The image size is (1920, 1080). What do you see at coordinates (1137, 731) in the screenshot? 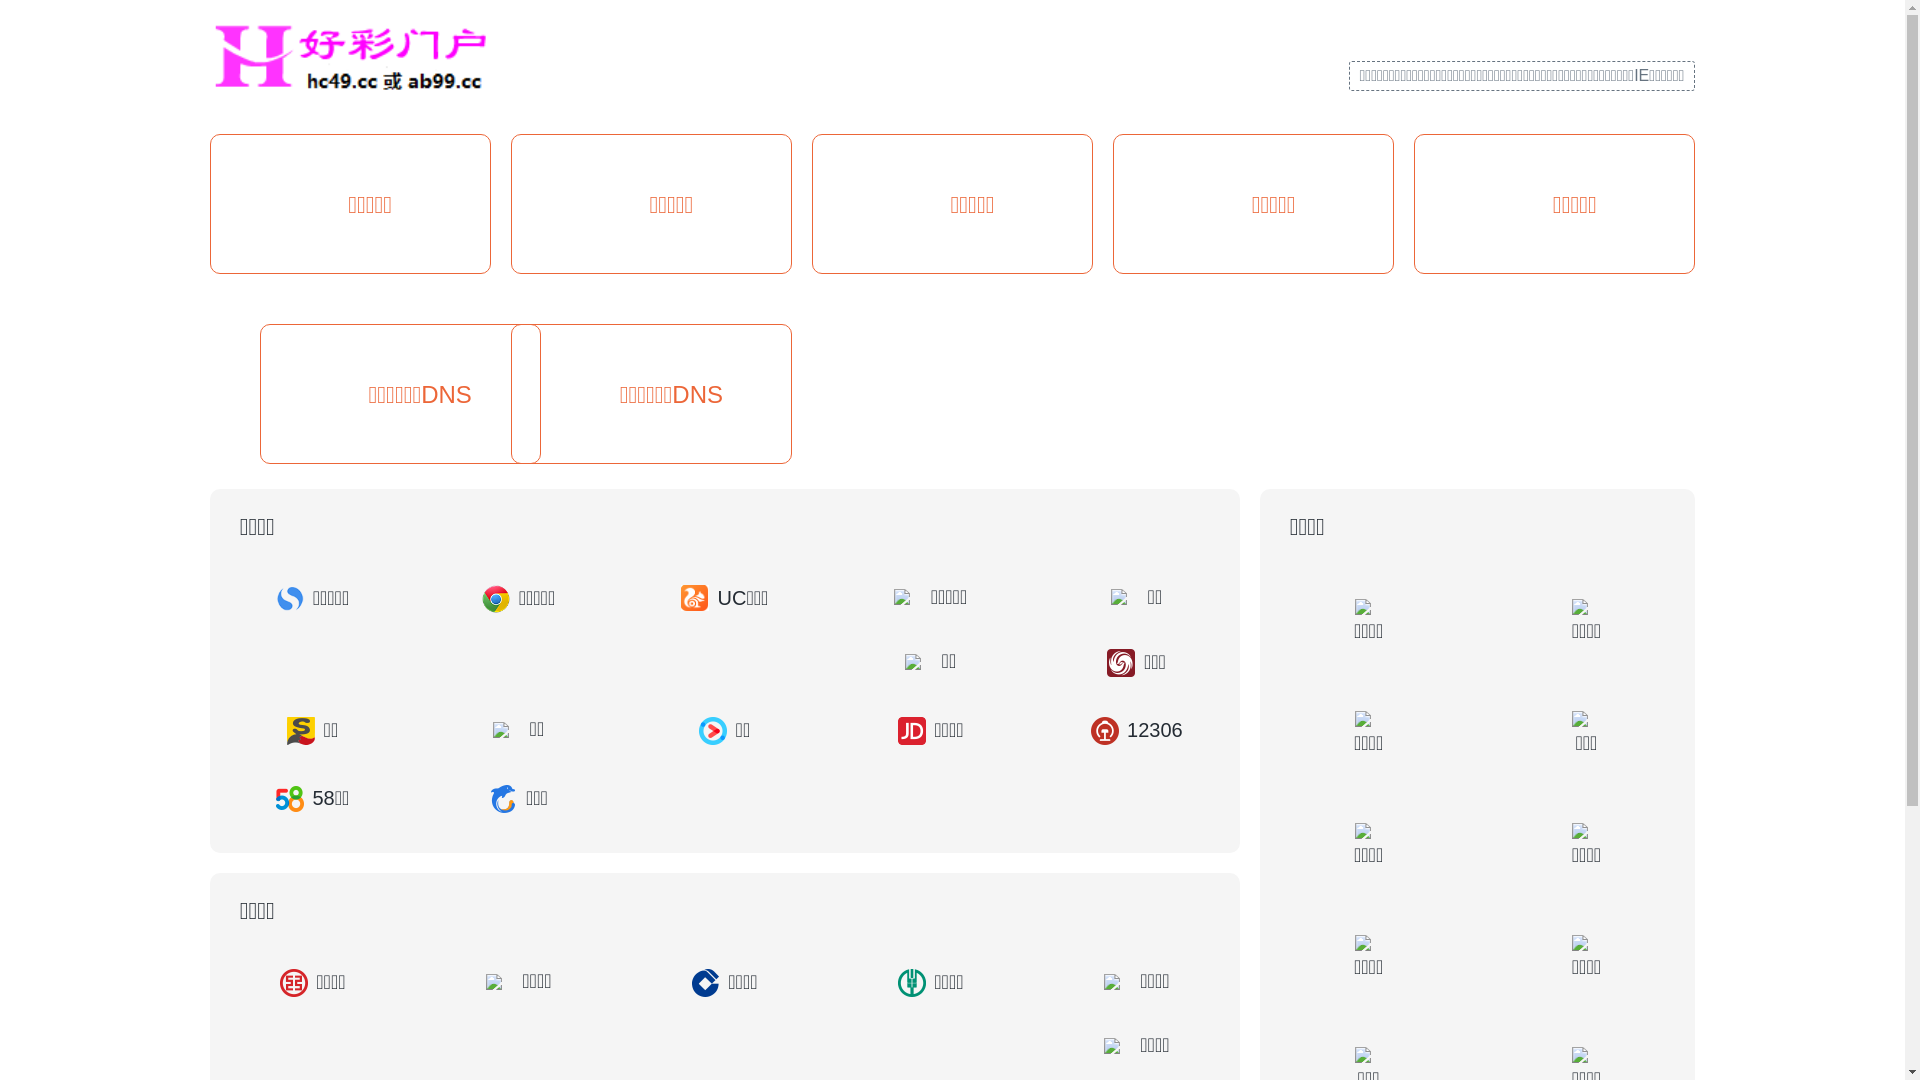
I see `'12306'` at bounding box center [1137, 731].